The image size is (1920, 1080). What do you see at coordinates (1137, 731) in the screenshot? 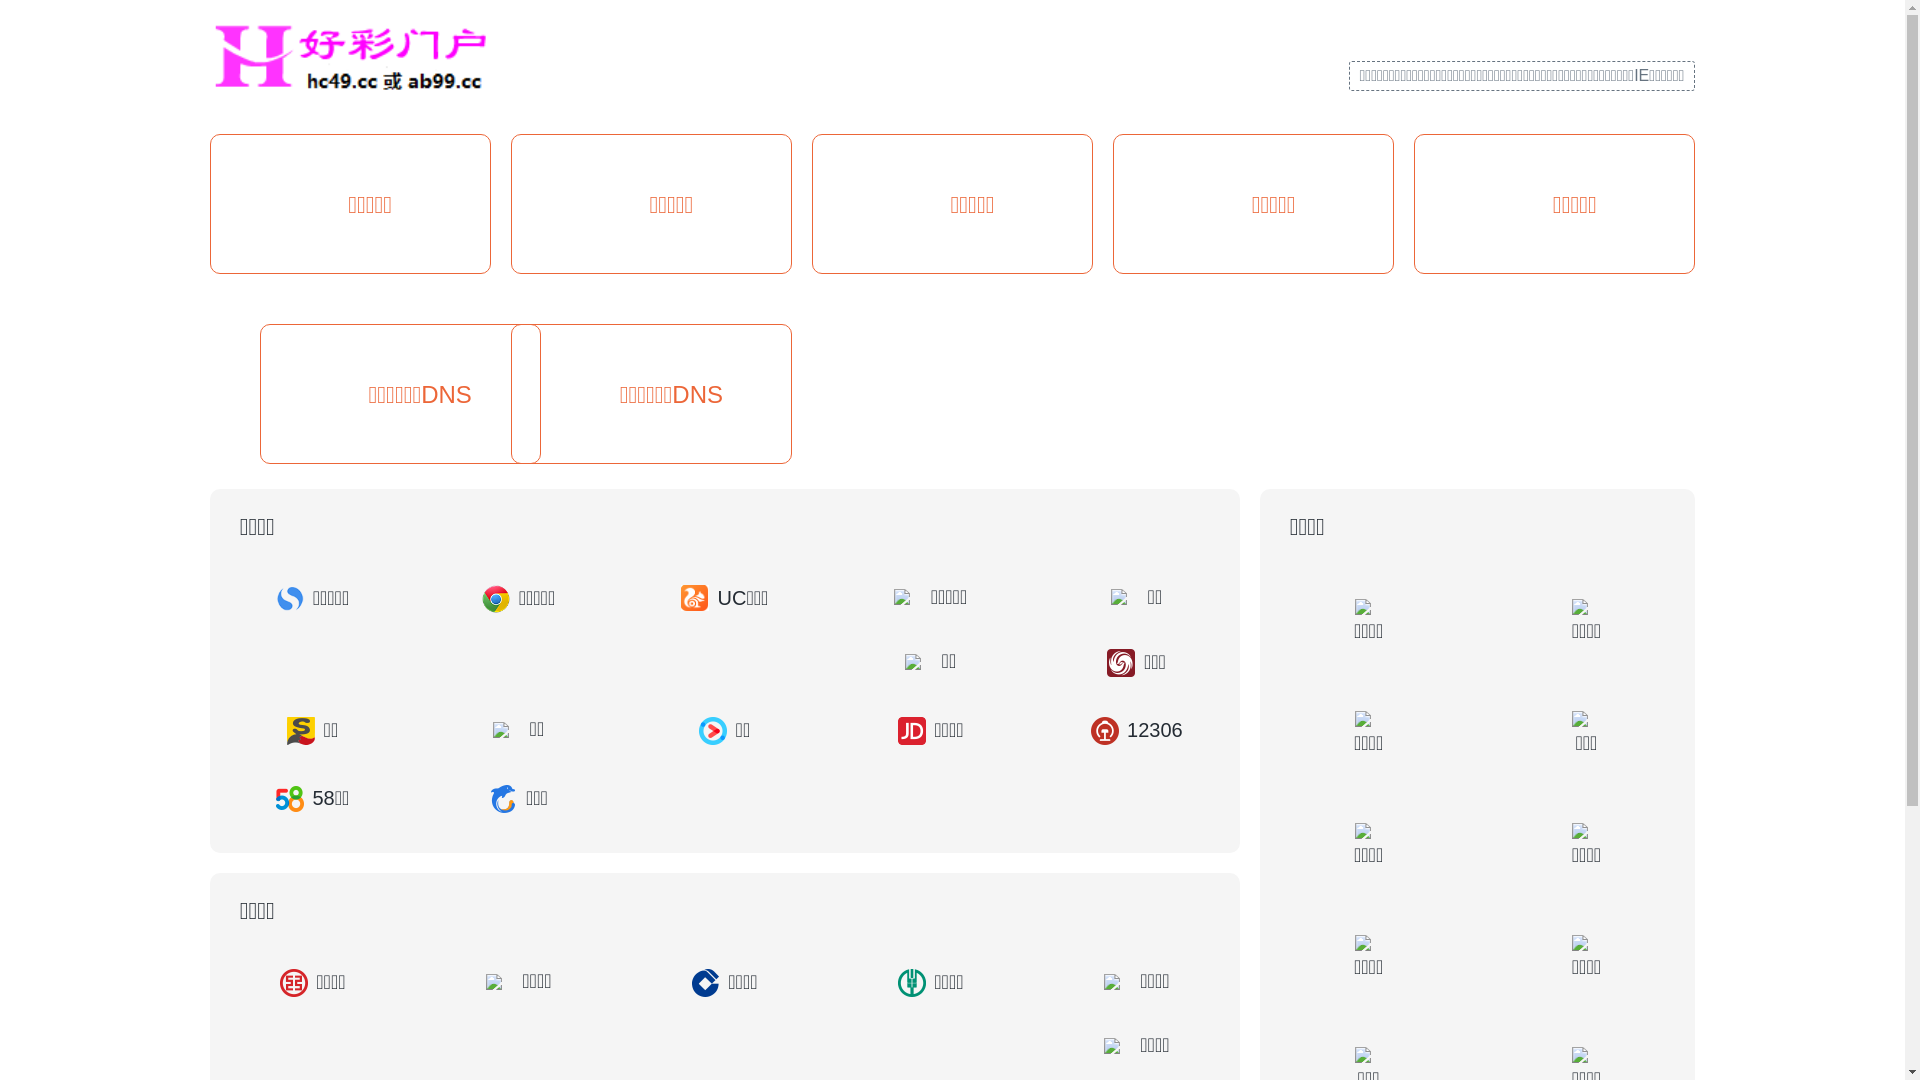
I see `'12306'` at bounding box center [1137, 731].